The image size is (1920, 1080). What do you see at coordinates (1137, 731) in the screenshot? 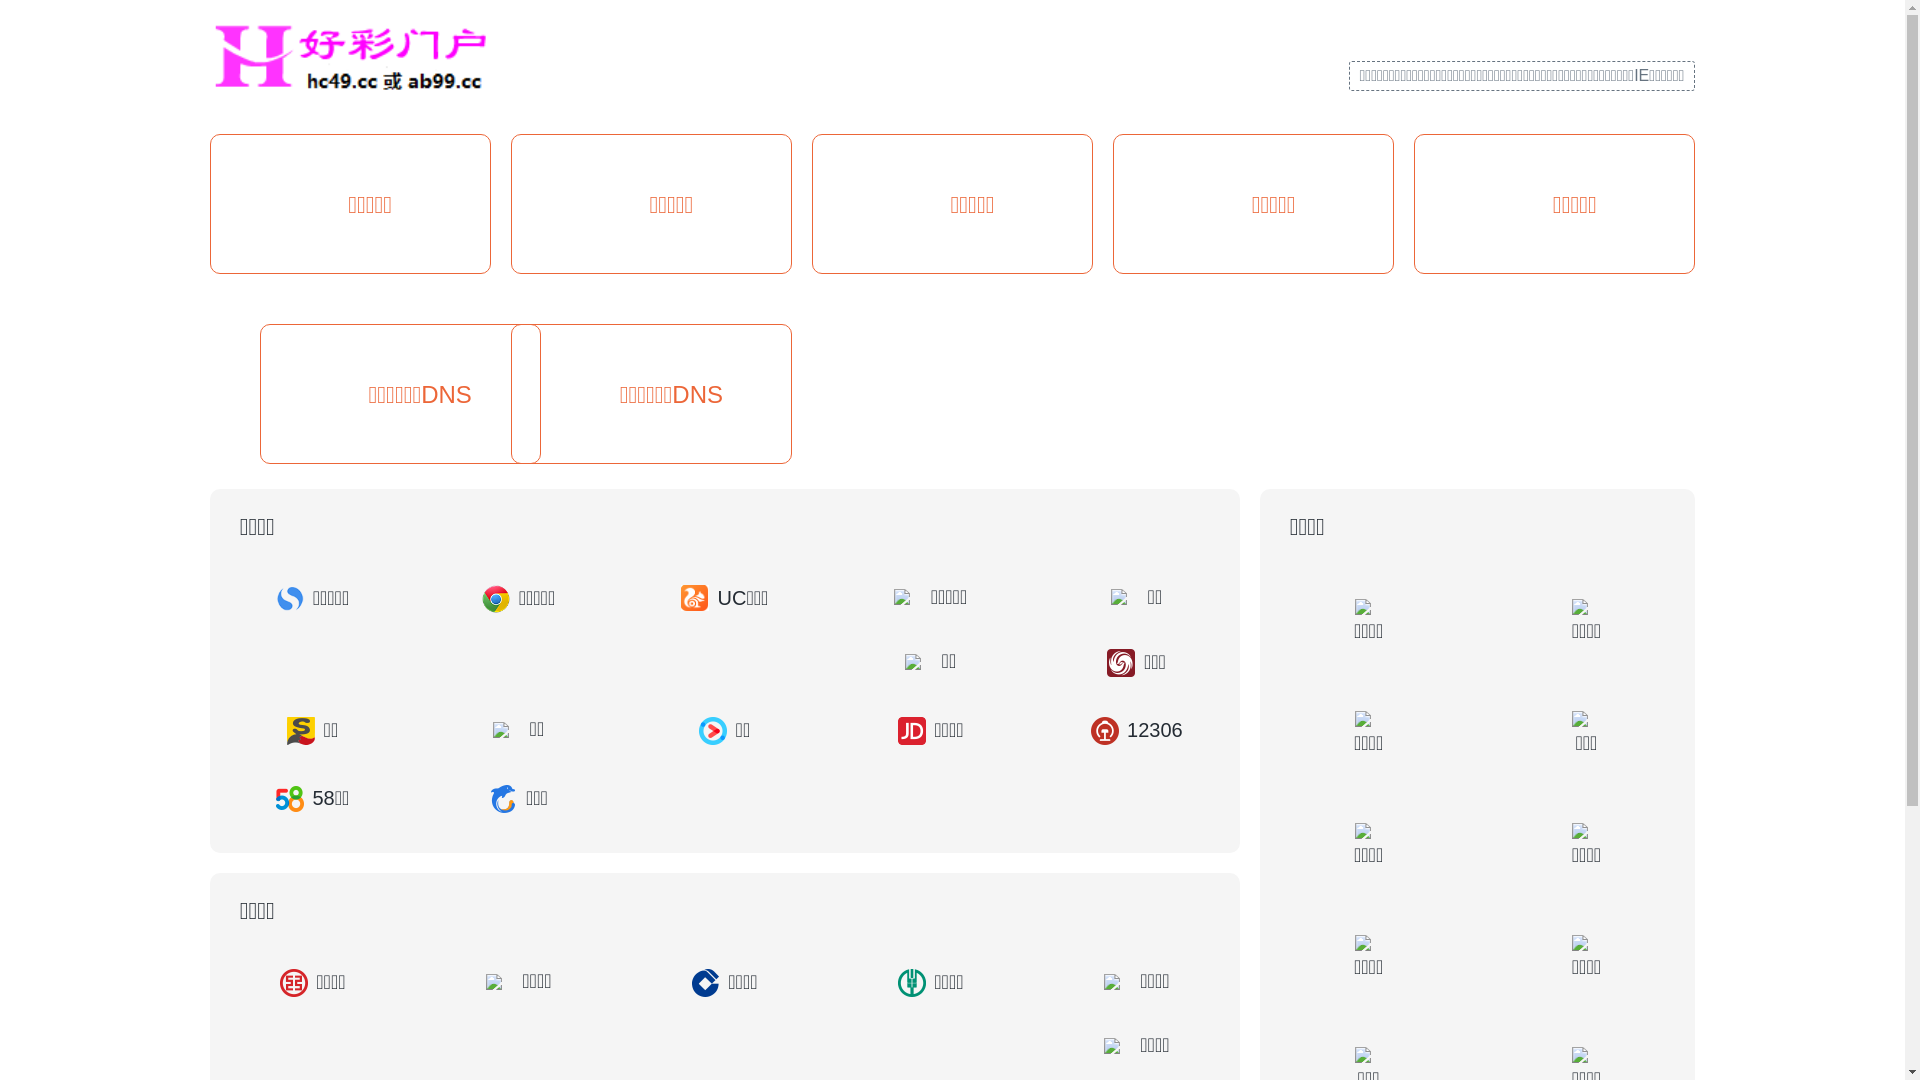
I see `'12306'` at bounding box center [1137, 731].